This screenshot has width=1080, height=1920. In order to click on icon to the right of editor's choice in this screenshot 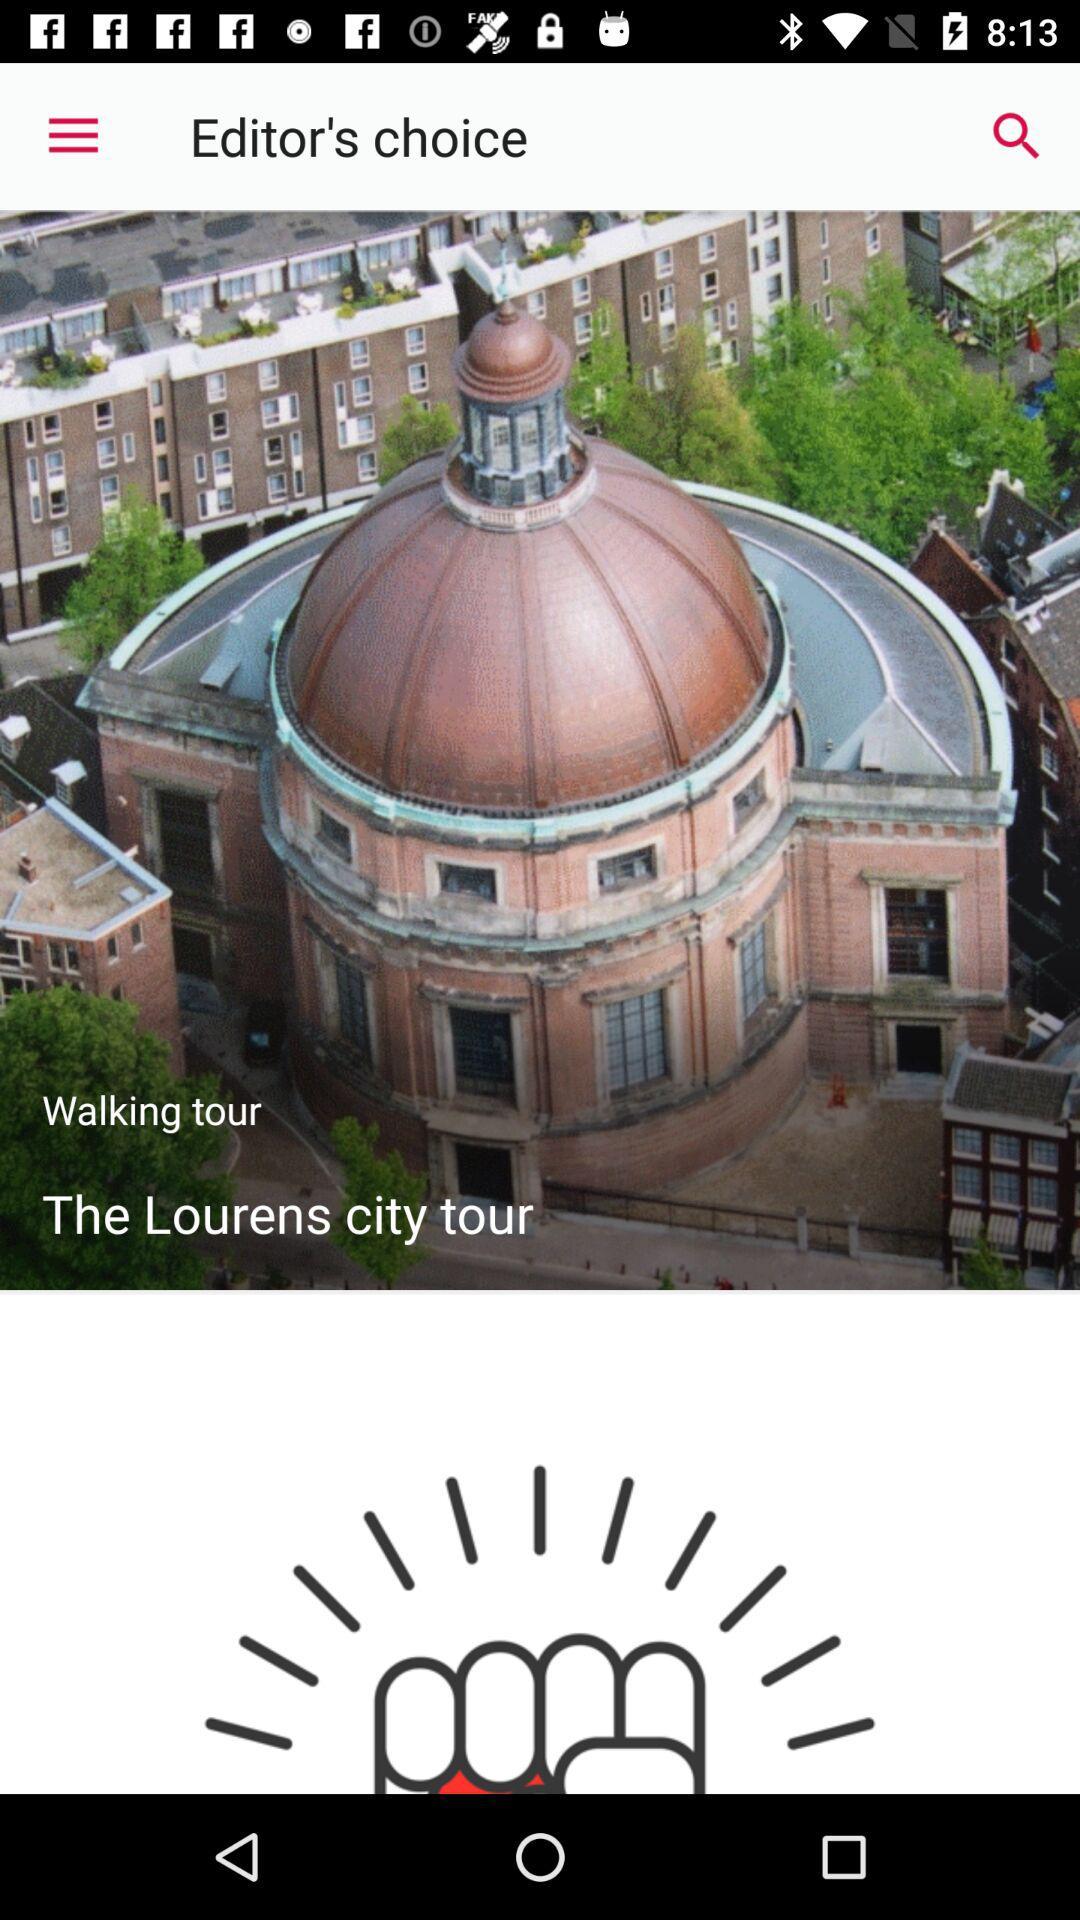, I will do `click(1017, 135)`.